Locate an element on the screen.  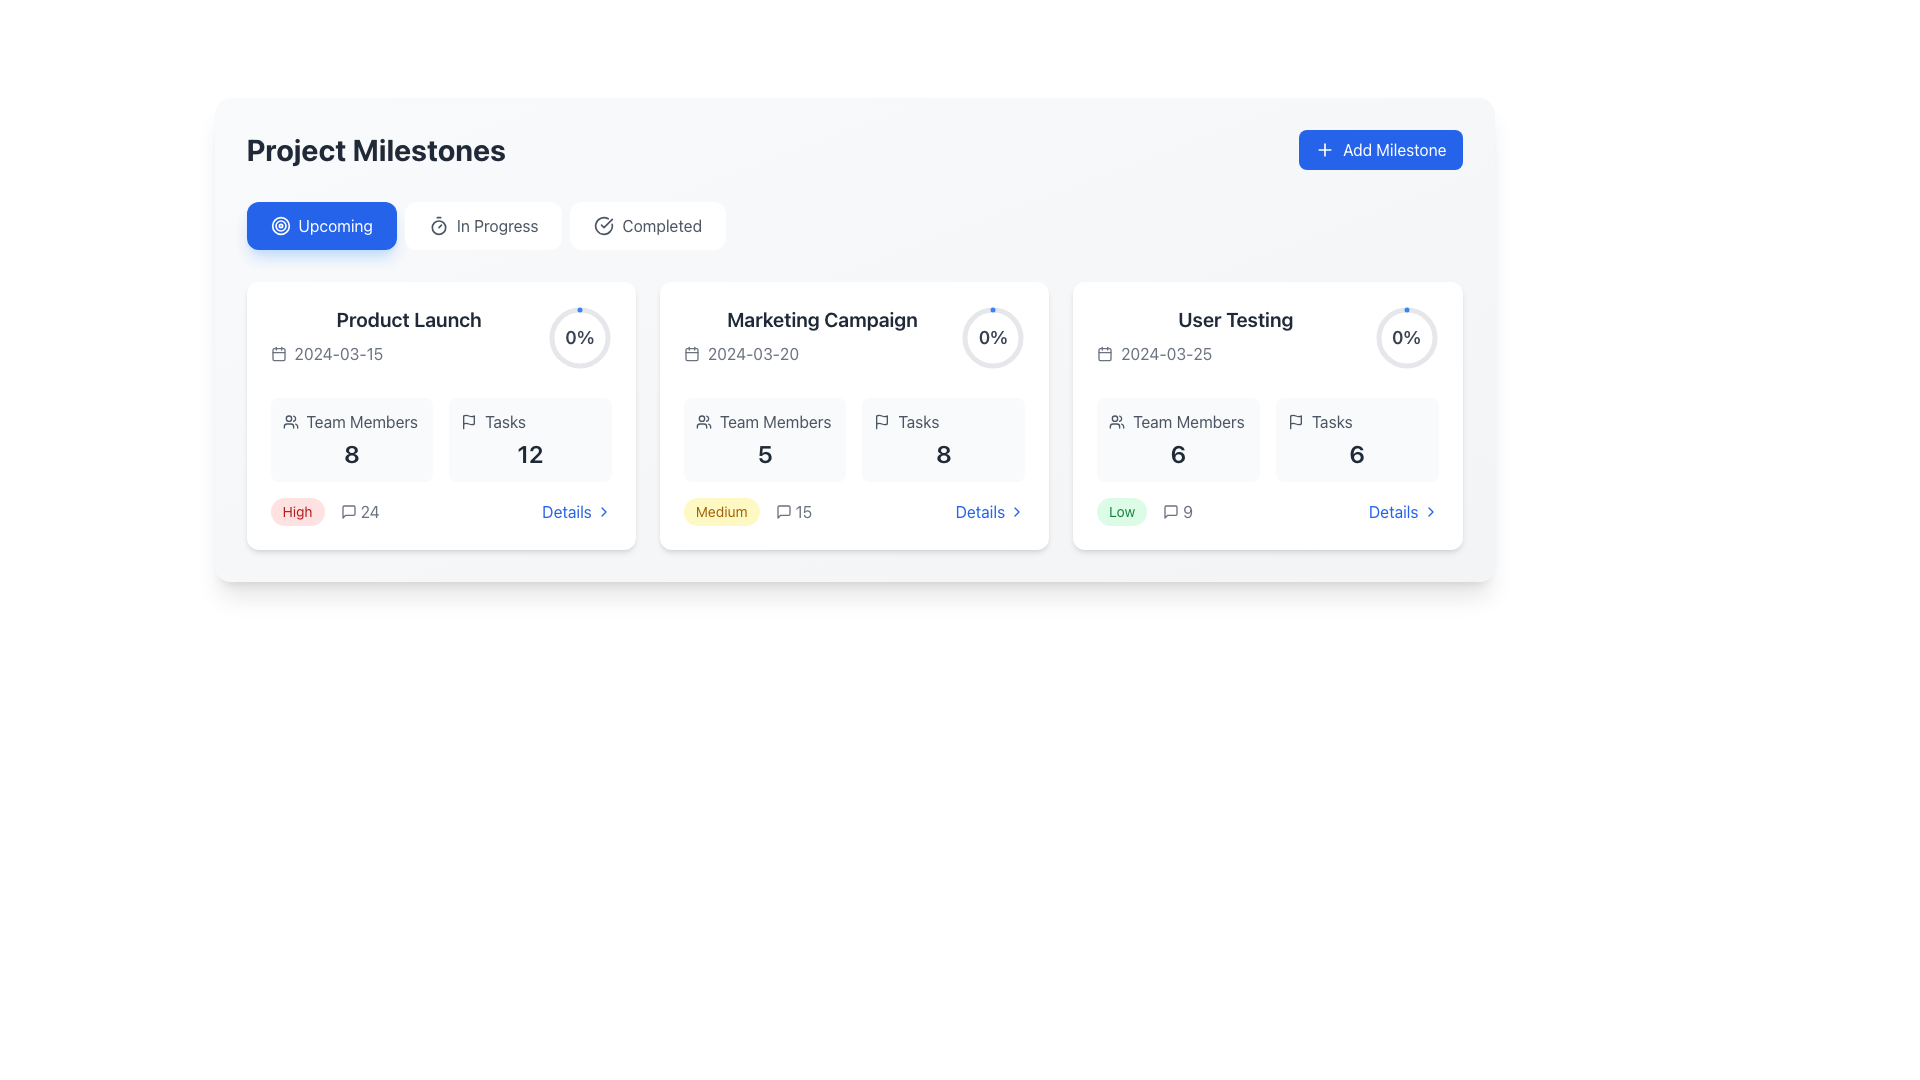
the 'In Progress' tab icon, which visually represents ongoing activities and is located to the left of the text 'In Progress' in the navigation tab is located at coordinates (437, 225).